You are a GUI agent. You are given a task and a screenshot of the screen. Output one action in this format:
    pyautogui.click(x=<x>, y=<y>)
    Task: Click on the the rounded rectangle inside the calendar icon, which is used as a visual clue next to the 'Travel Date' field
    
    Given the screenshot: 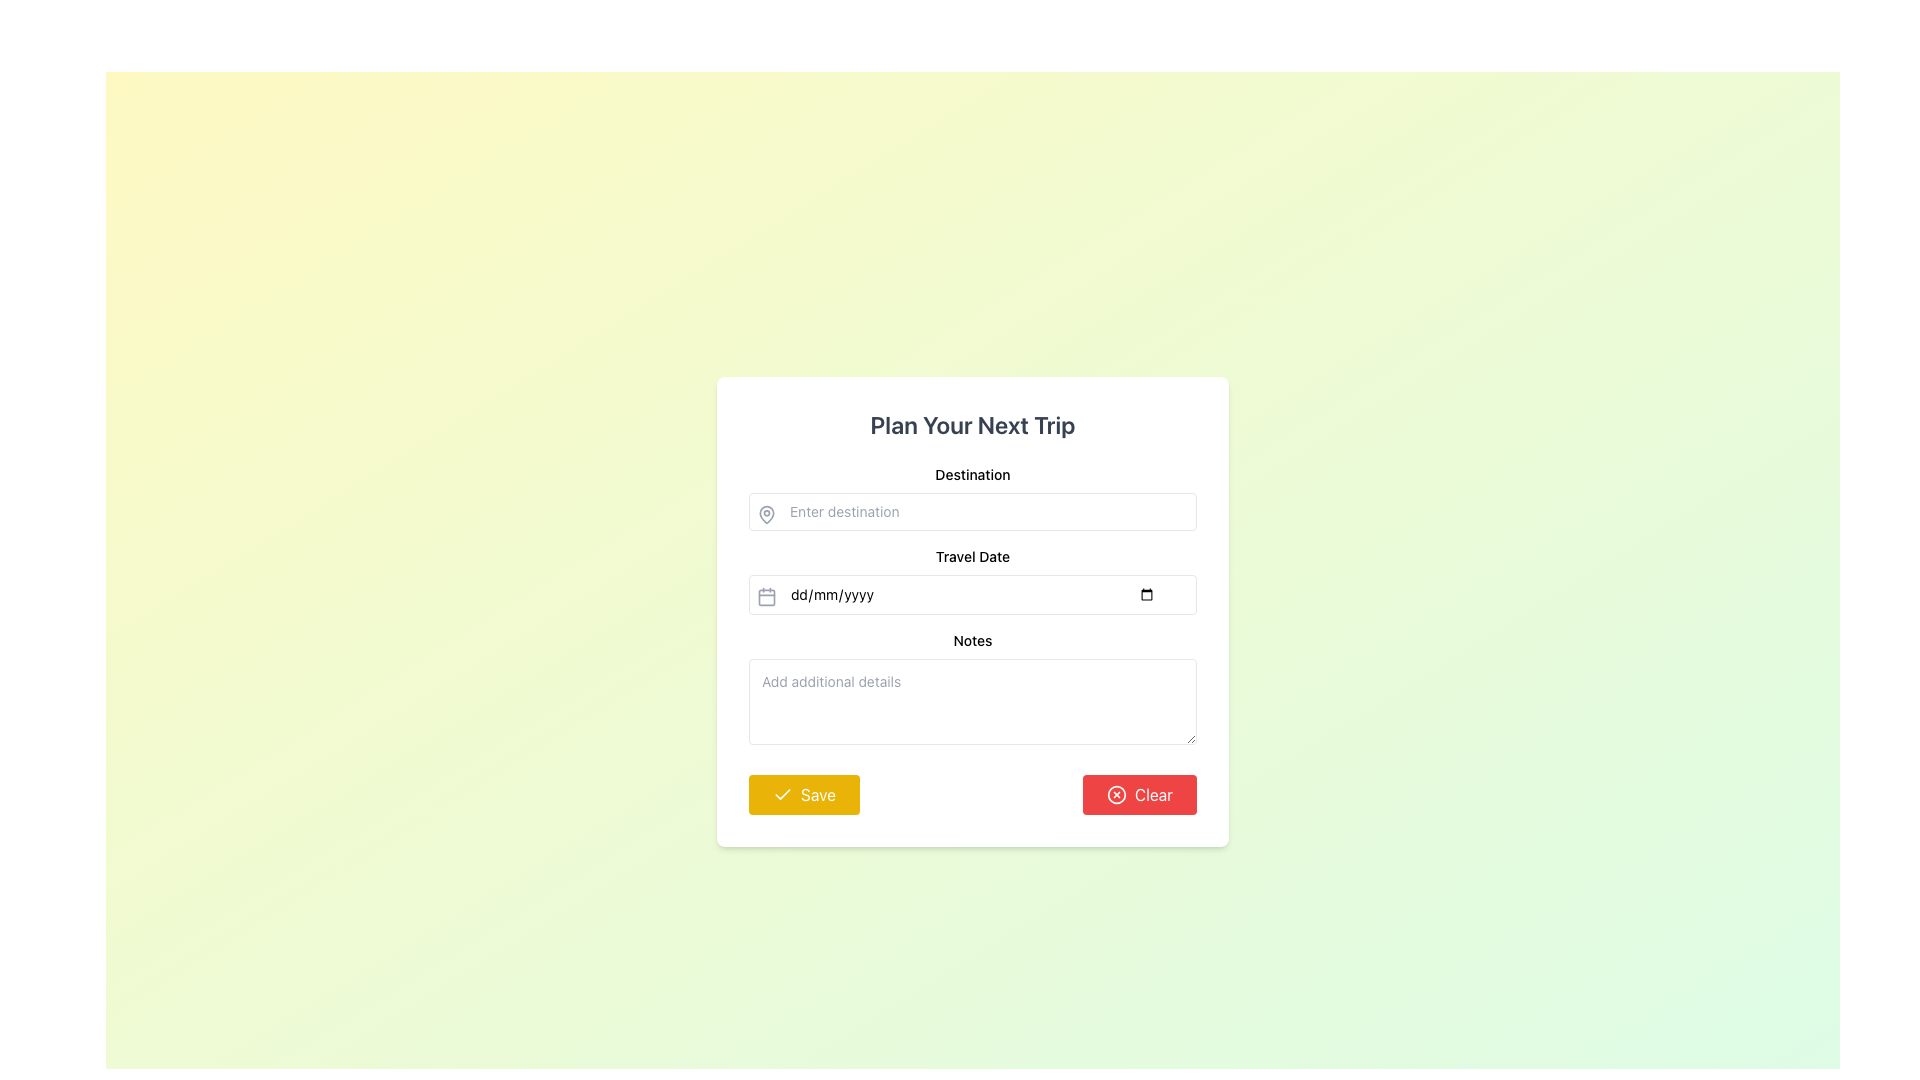 What is the action you would take?
    pyautogui.click(x=766, y=596)
    